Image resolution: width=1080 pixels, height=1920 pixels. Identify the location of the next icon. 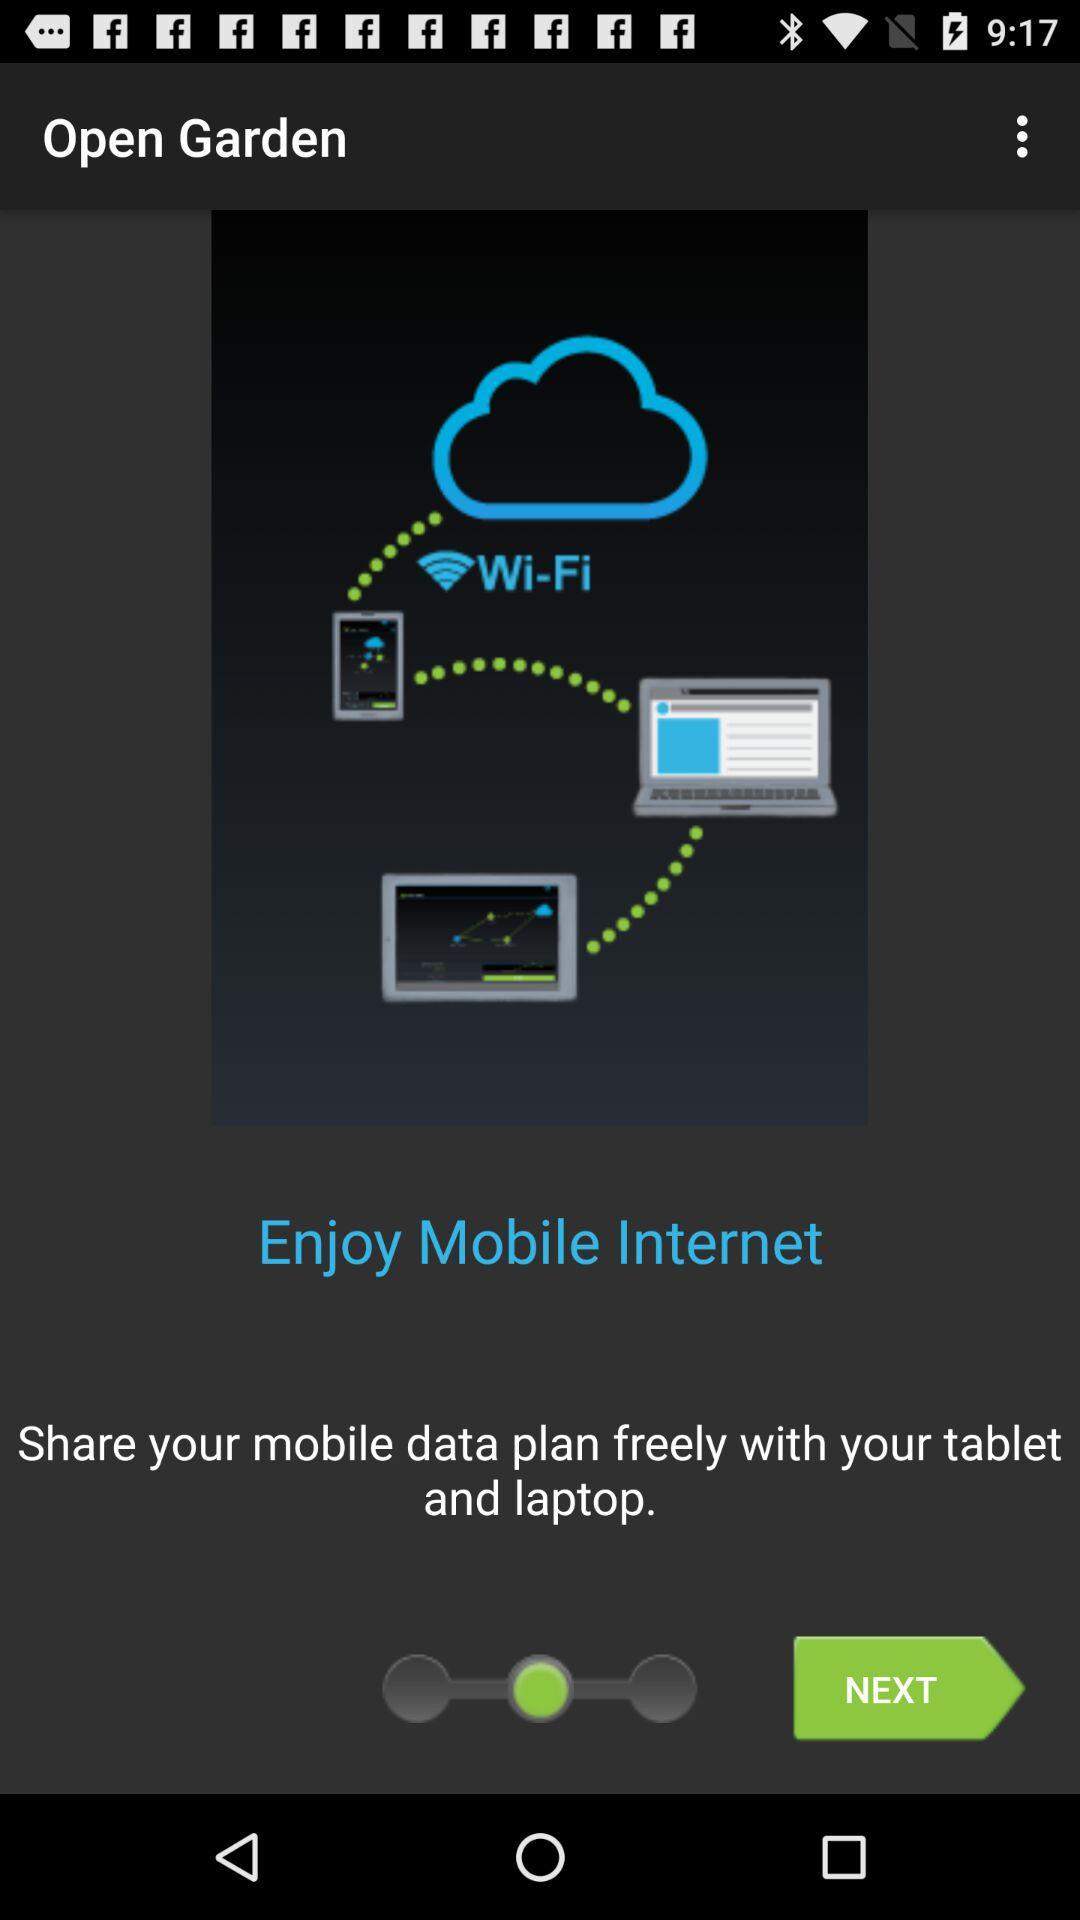
(909, 1688).